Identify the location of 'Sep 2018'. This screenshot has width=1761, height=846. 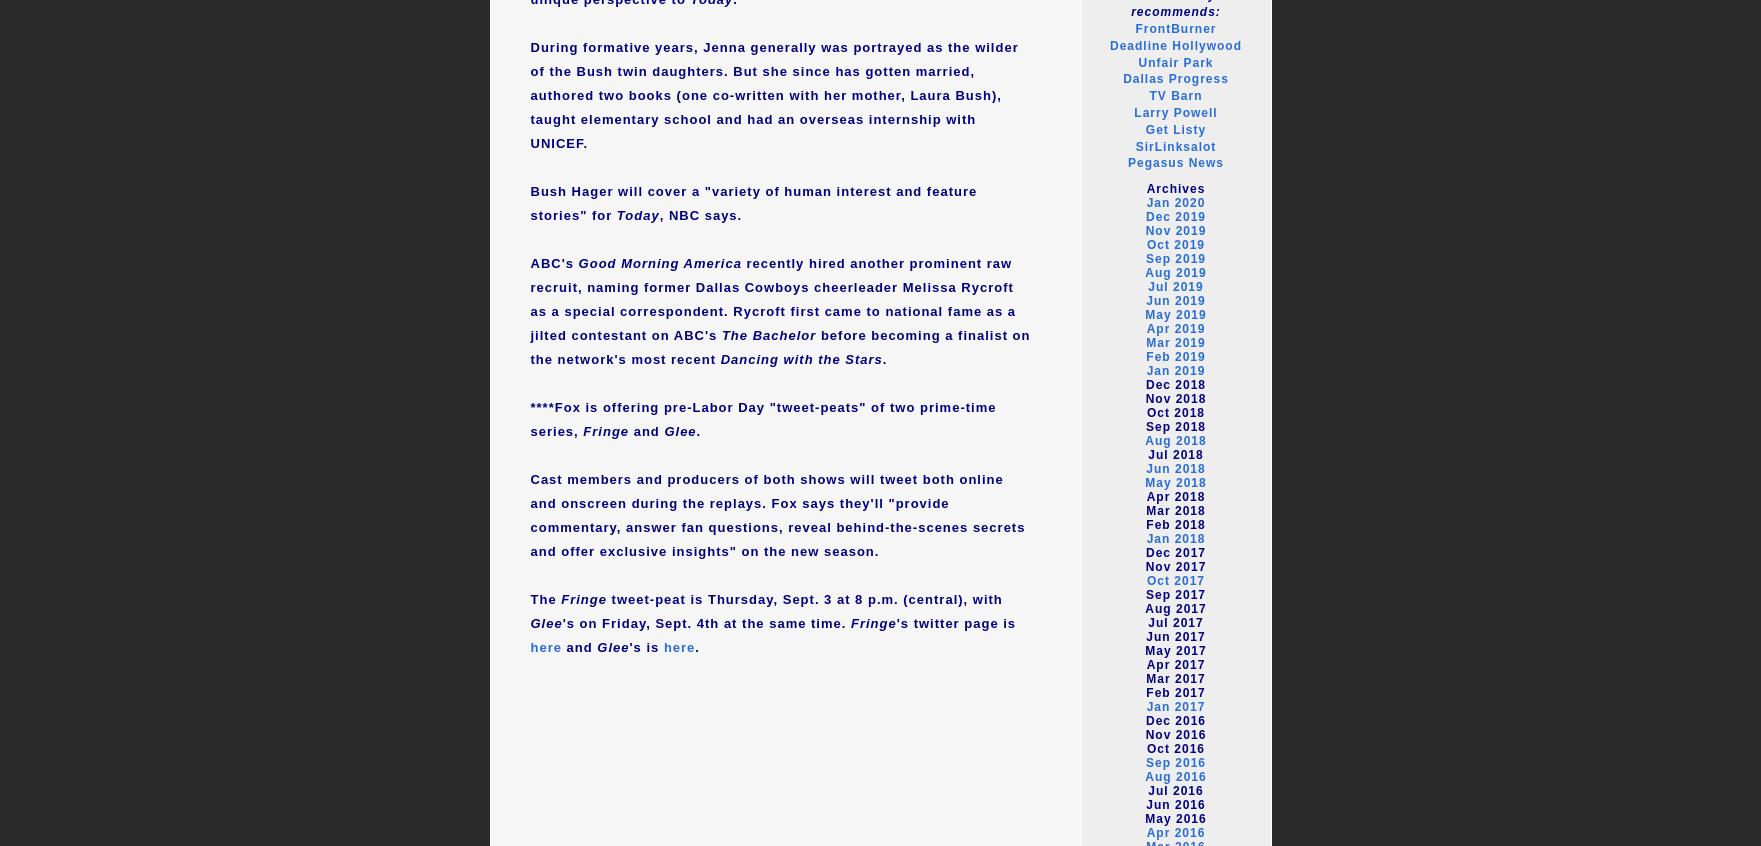
(1144, 425).